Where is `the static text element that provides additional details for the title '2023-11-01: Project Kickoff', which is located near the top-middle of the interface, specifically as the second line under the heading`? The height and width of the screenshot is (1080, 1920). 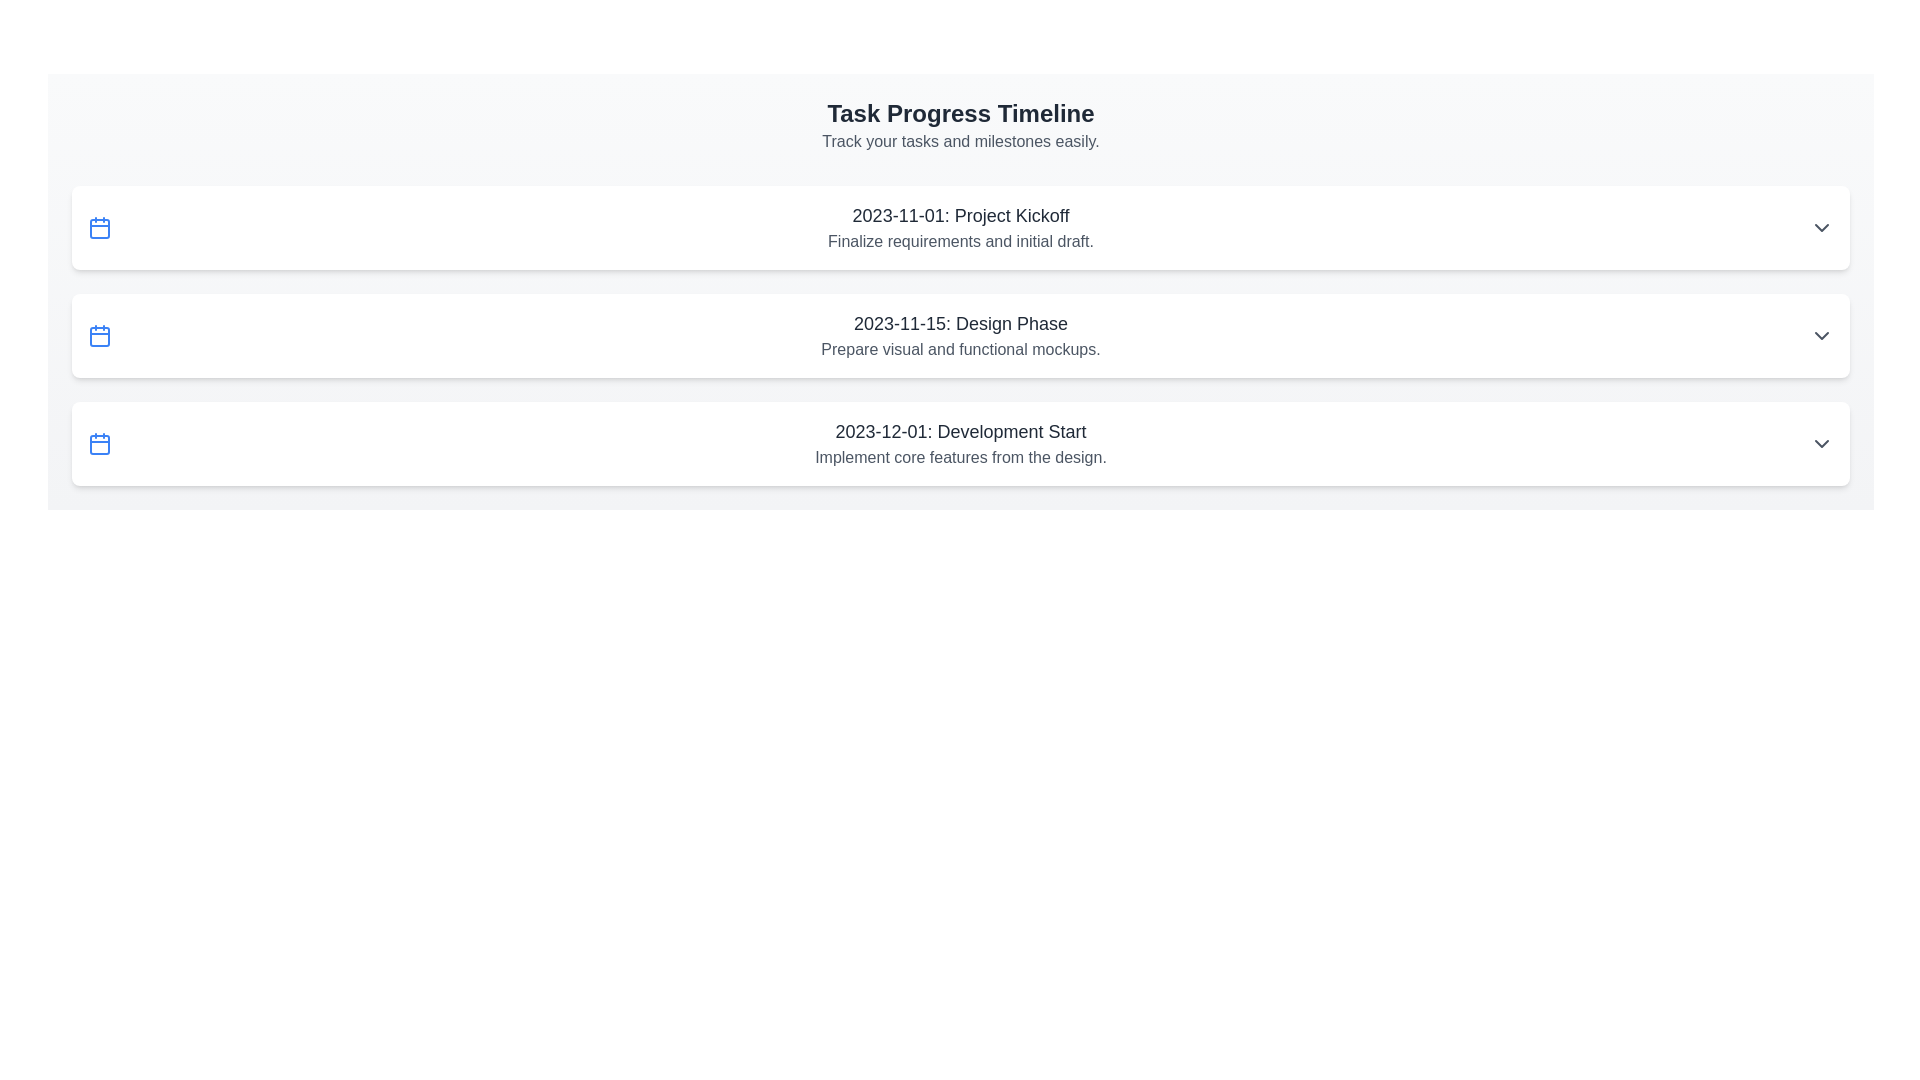 the static text element that provides additional details for the title '2023-11-01: Project Kickoff', which is located near the top-middle of the interface, specifically as the second line under the heading is located at coordinates (960, 241).